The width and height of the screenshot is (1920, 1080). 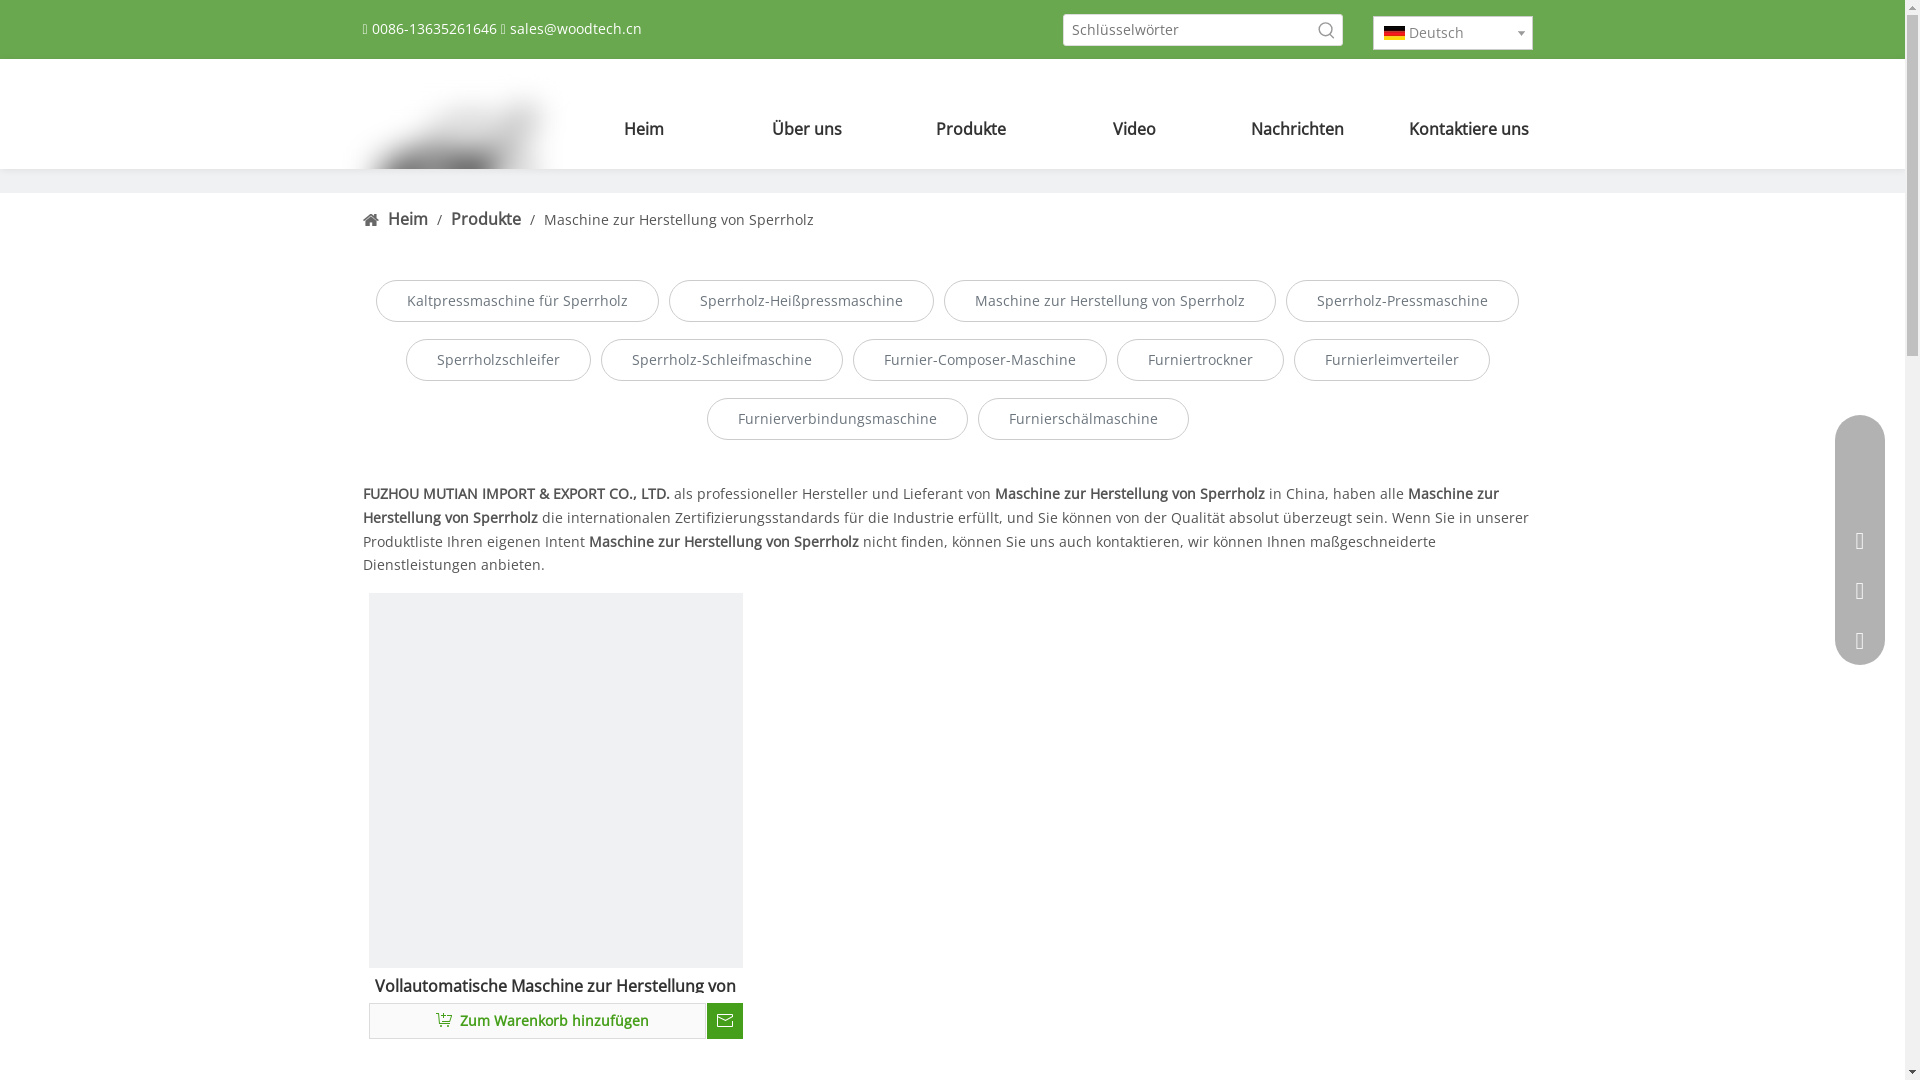 What do you see at coordinates (555, 982) in the screenshot?
I see `'Vollautomatische Maschine zur Herstellung von Sperrholz'` at bounding box center [555, 982].